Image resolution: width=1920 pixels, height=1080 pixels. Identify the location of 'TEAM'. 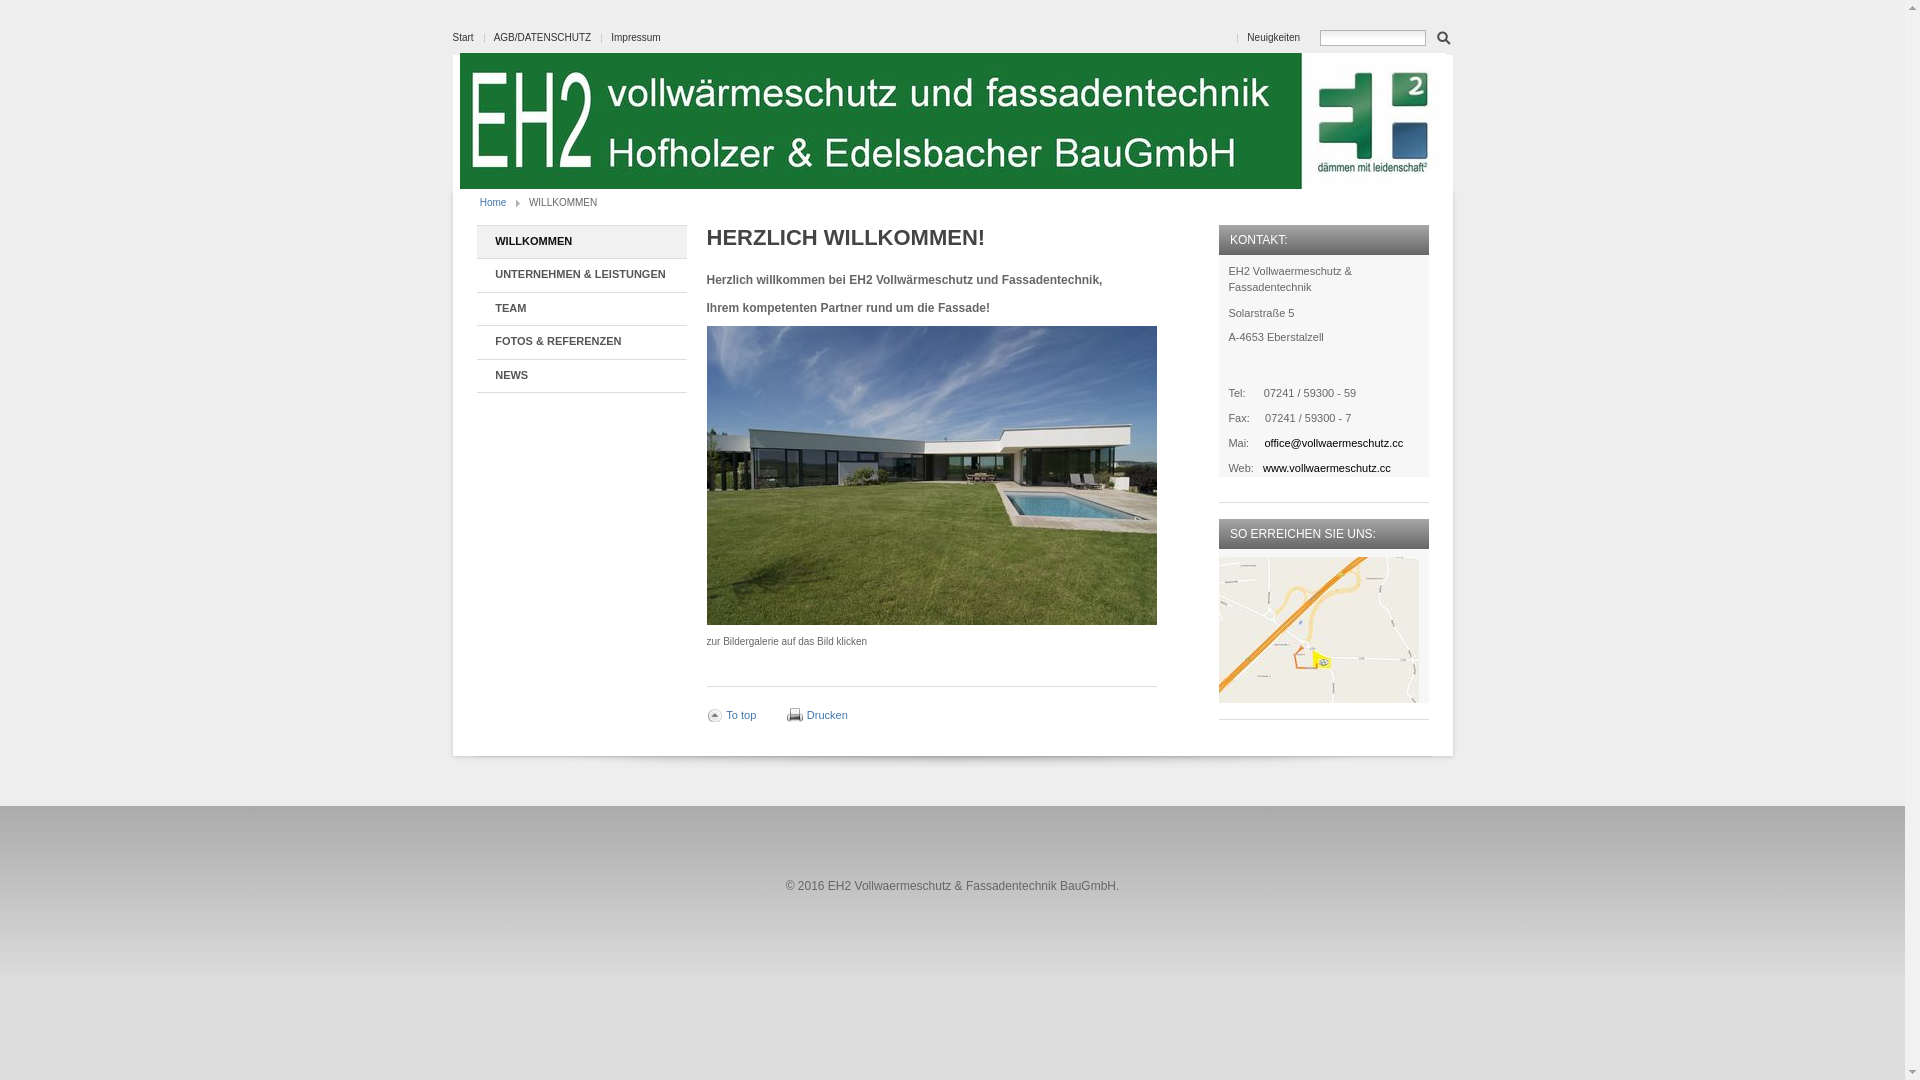
(579, 309).